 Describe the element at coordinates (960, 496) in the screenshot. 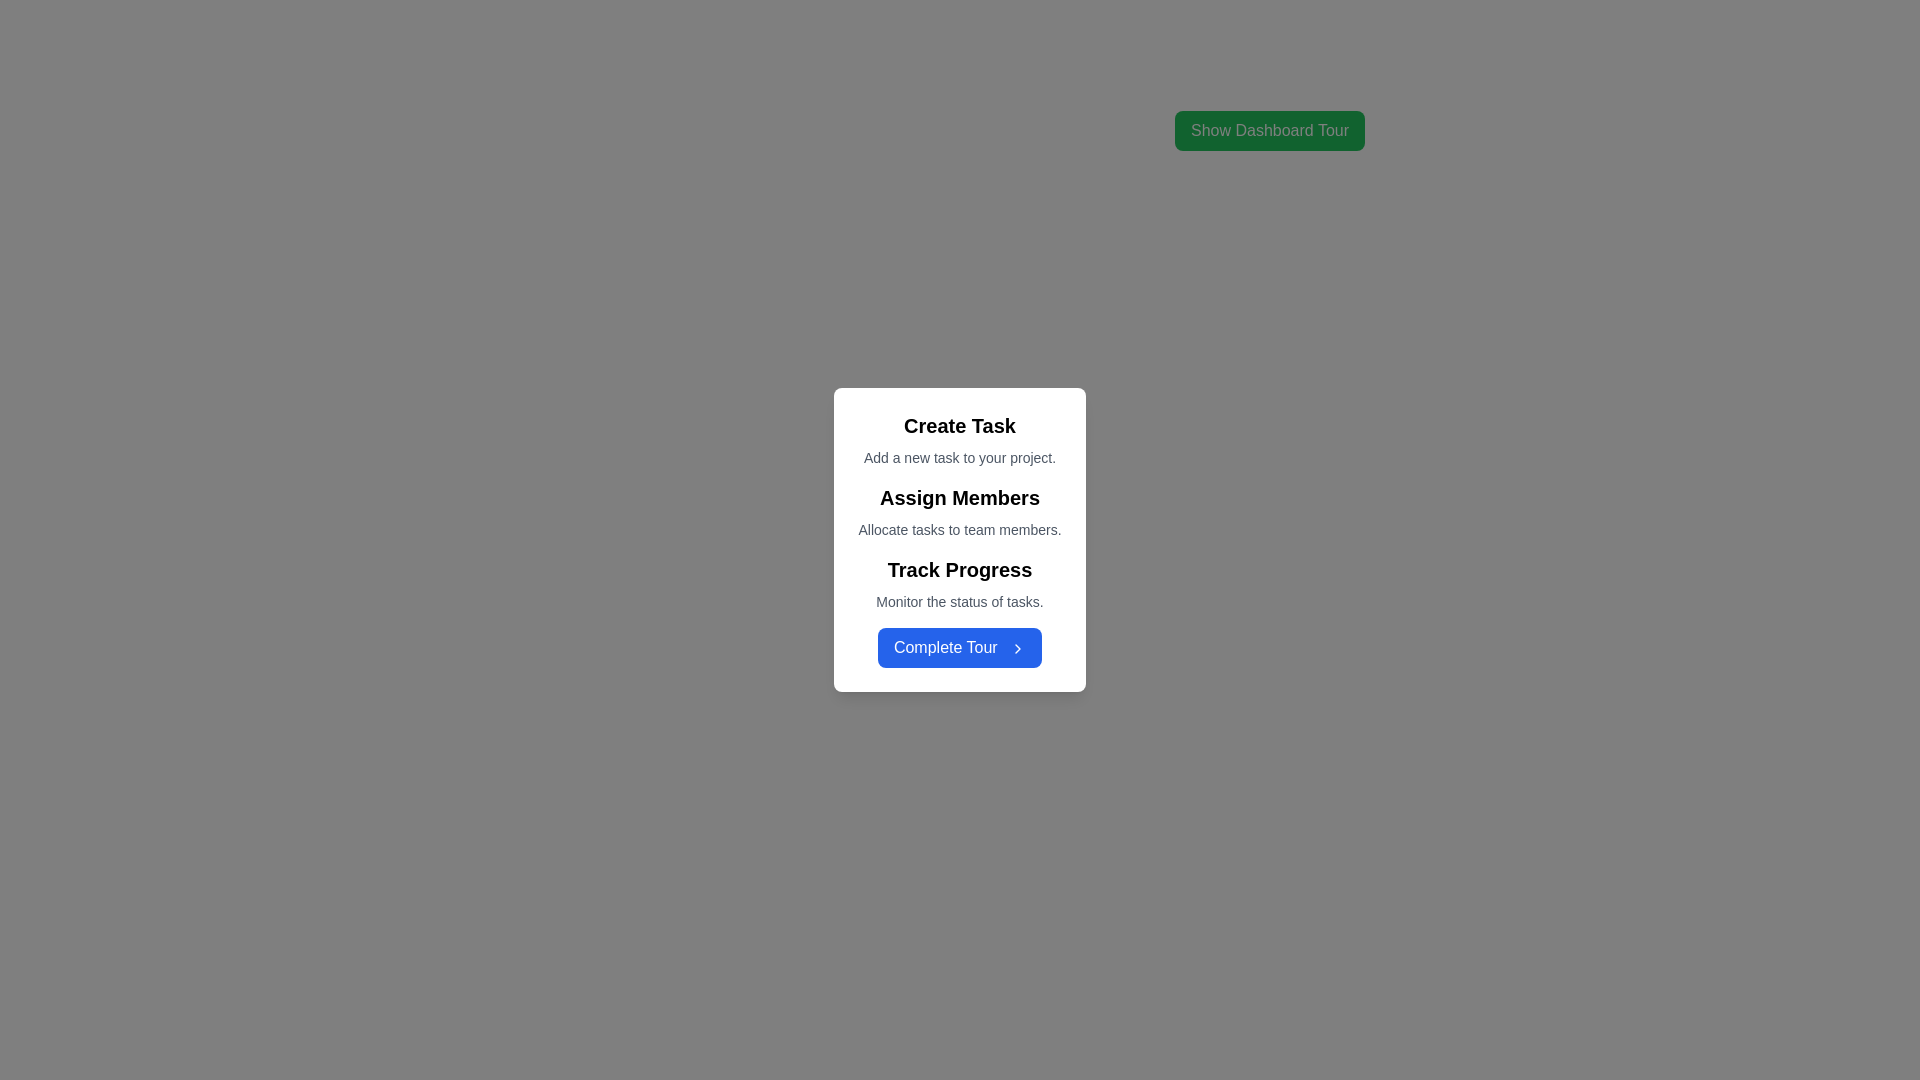

I see `the 'Assign Members' label, which is a bold, extra-large text element styled in black font, located centrally on a white card interface` at that location.